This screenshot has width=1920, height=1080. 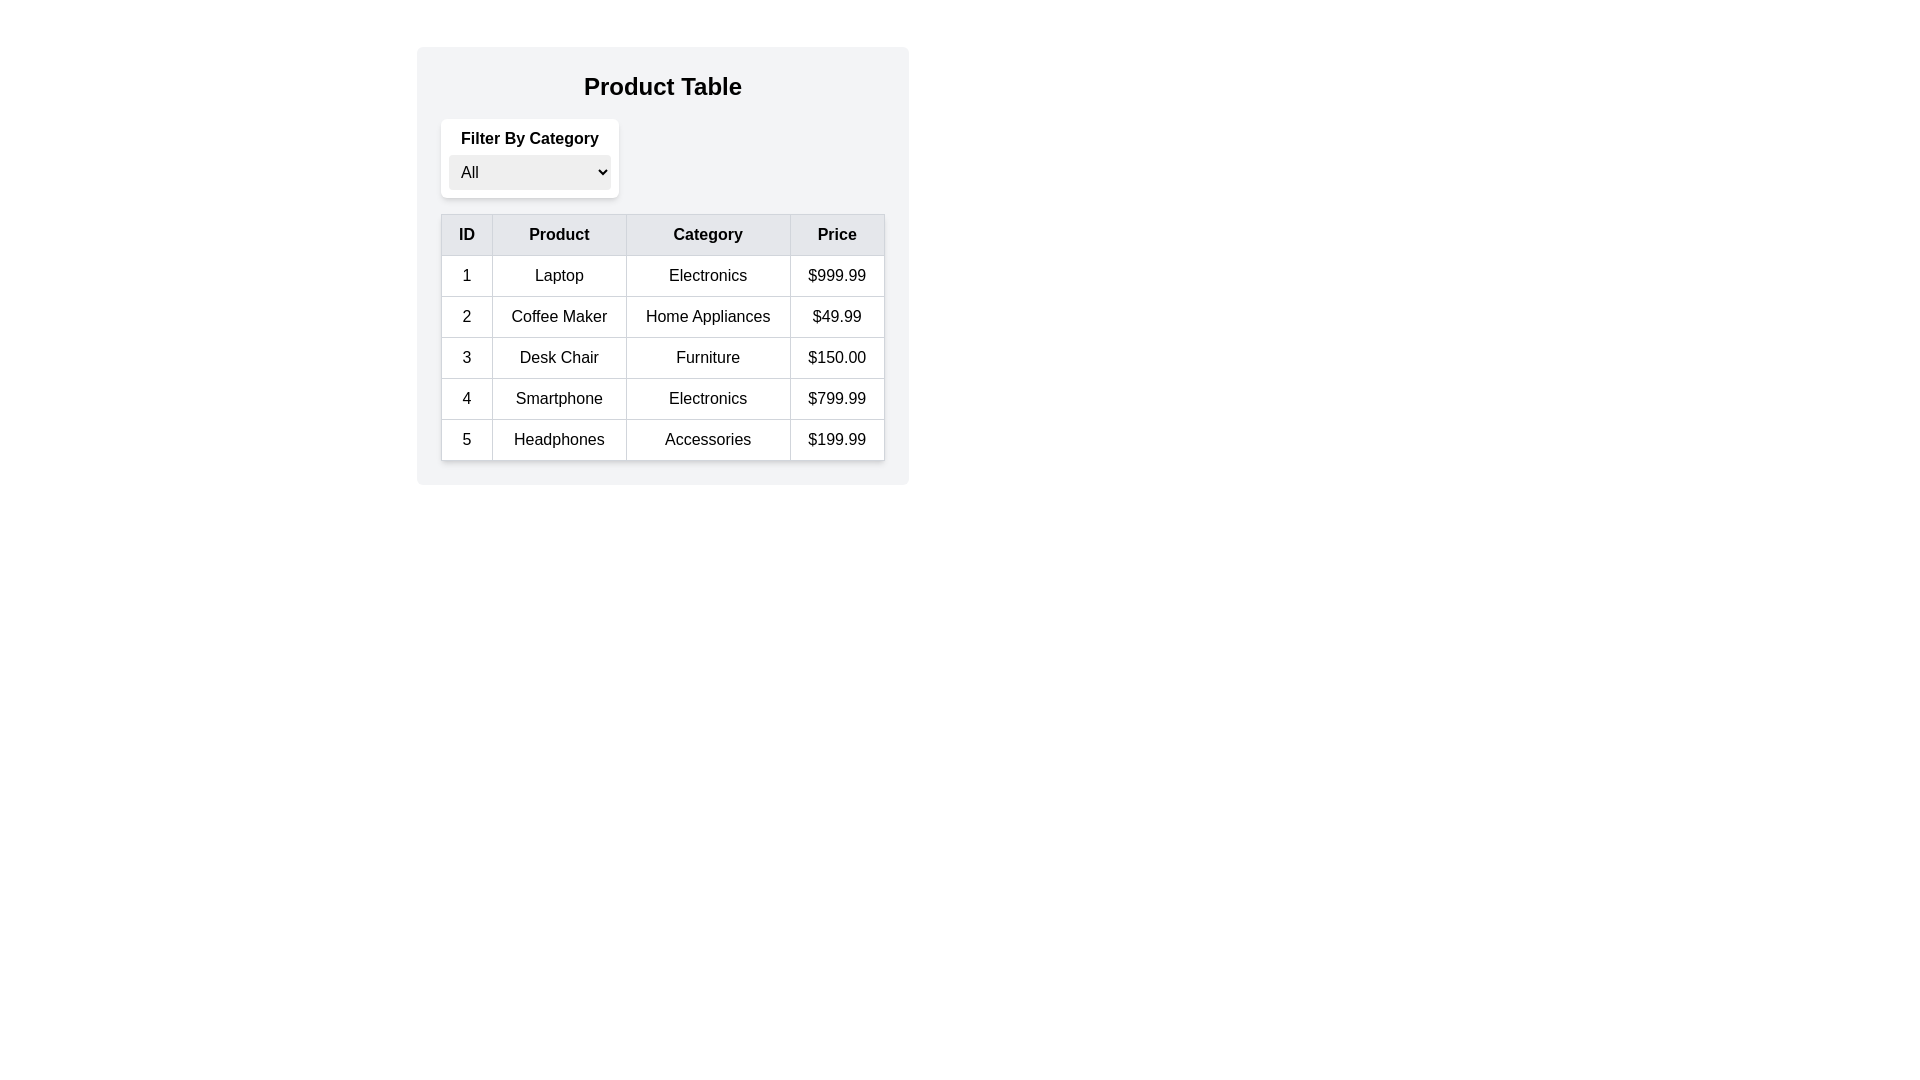 I want to click on the text label displaying 'Coffee Maker' in the 'Product' column of the table, so click(x=559, y=315).